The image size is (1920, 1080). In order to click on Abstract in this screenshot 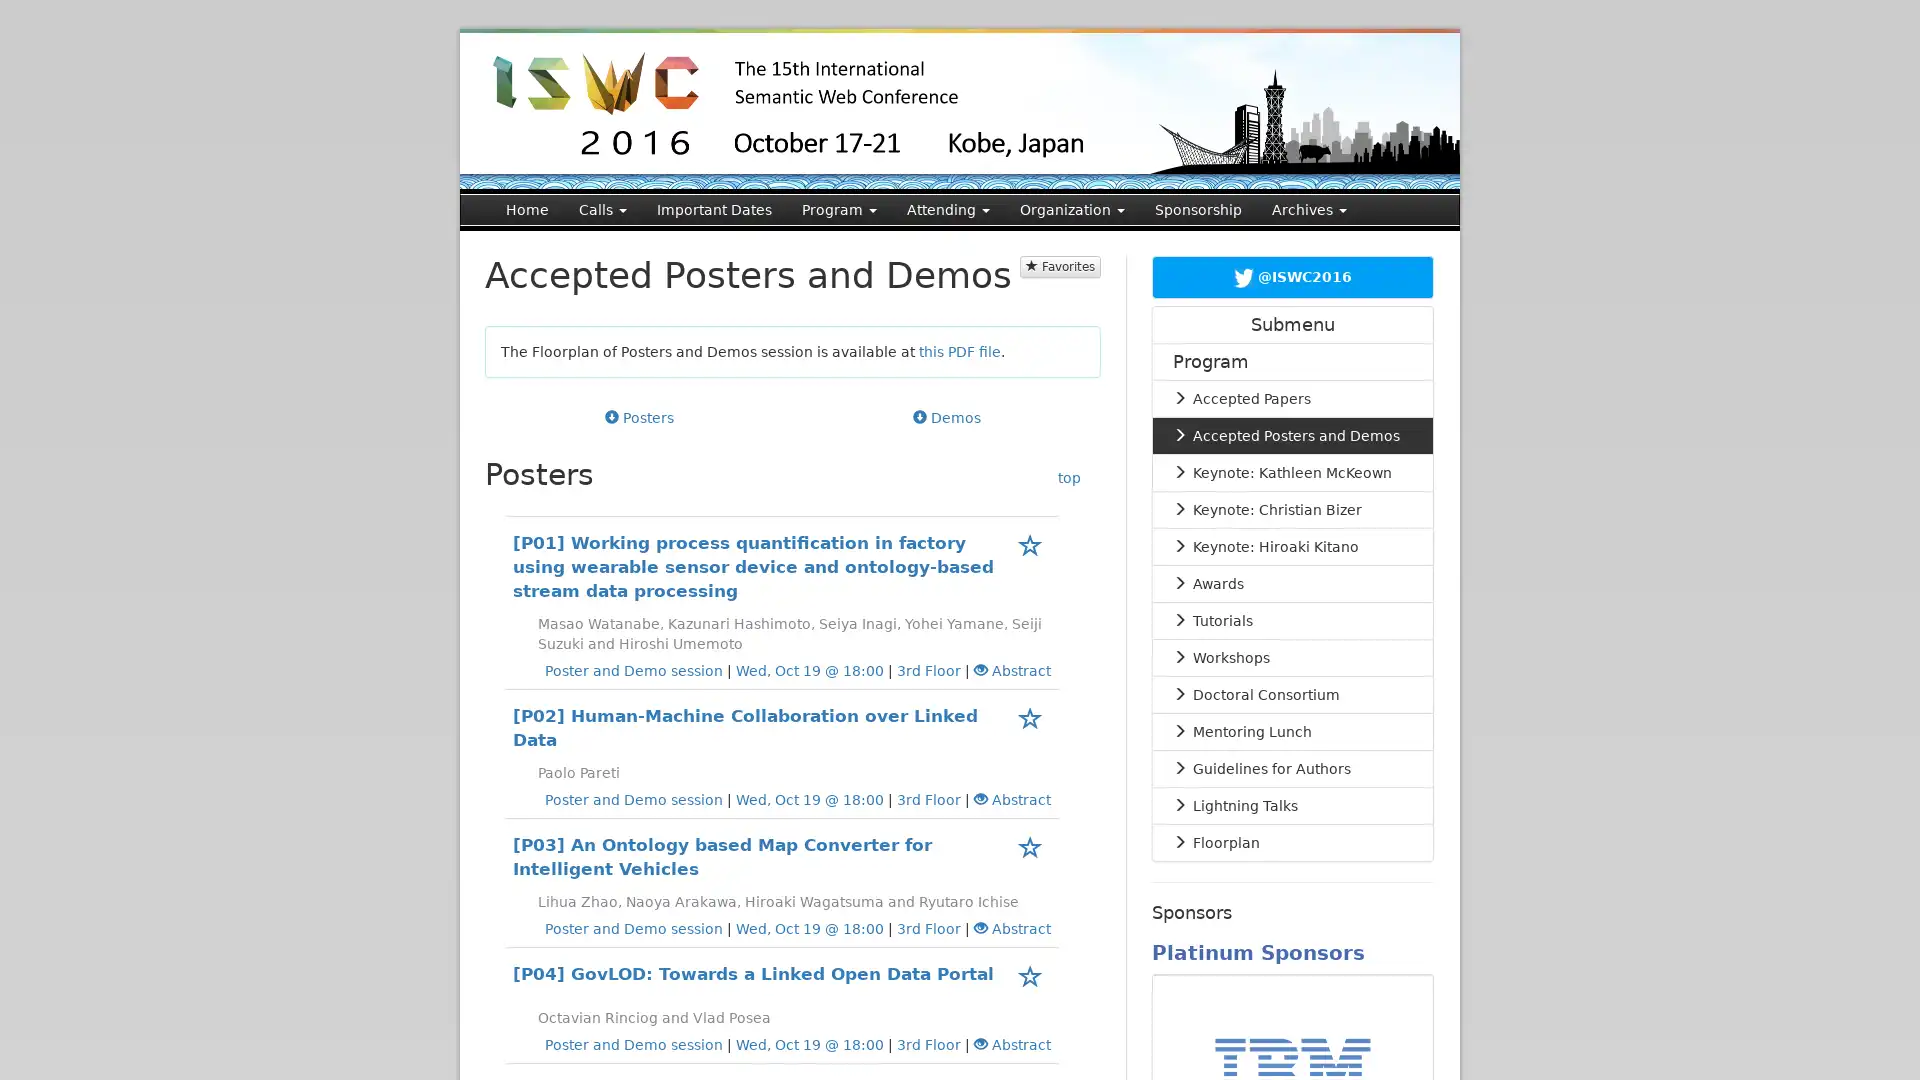, I will do `click(1012, 797)`.